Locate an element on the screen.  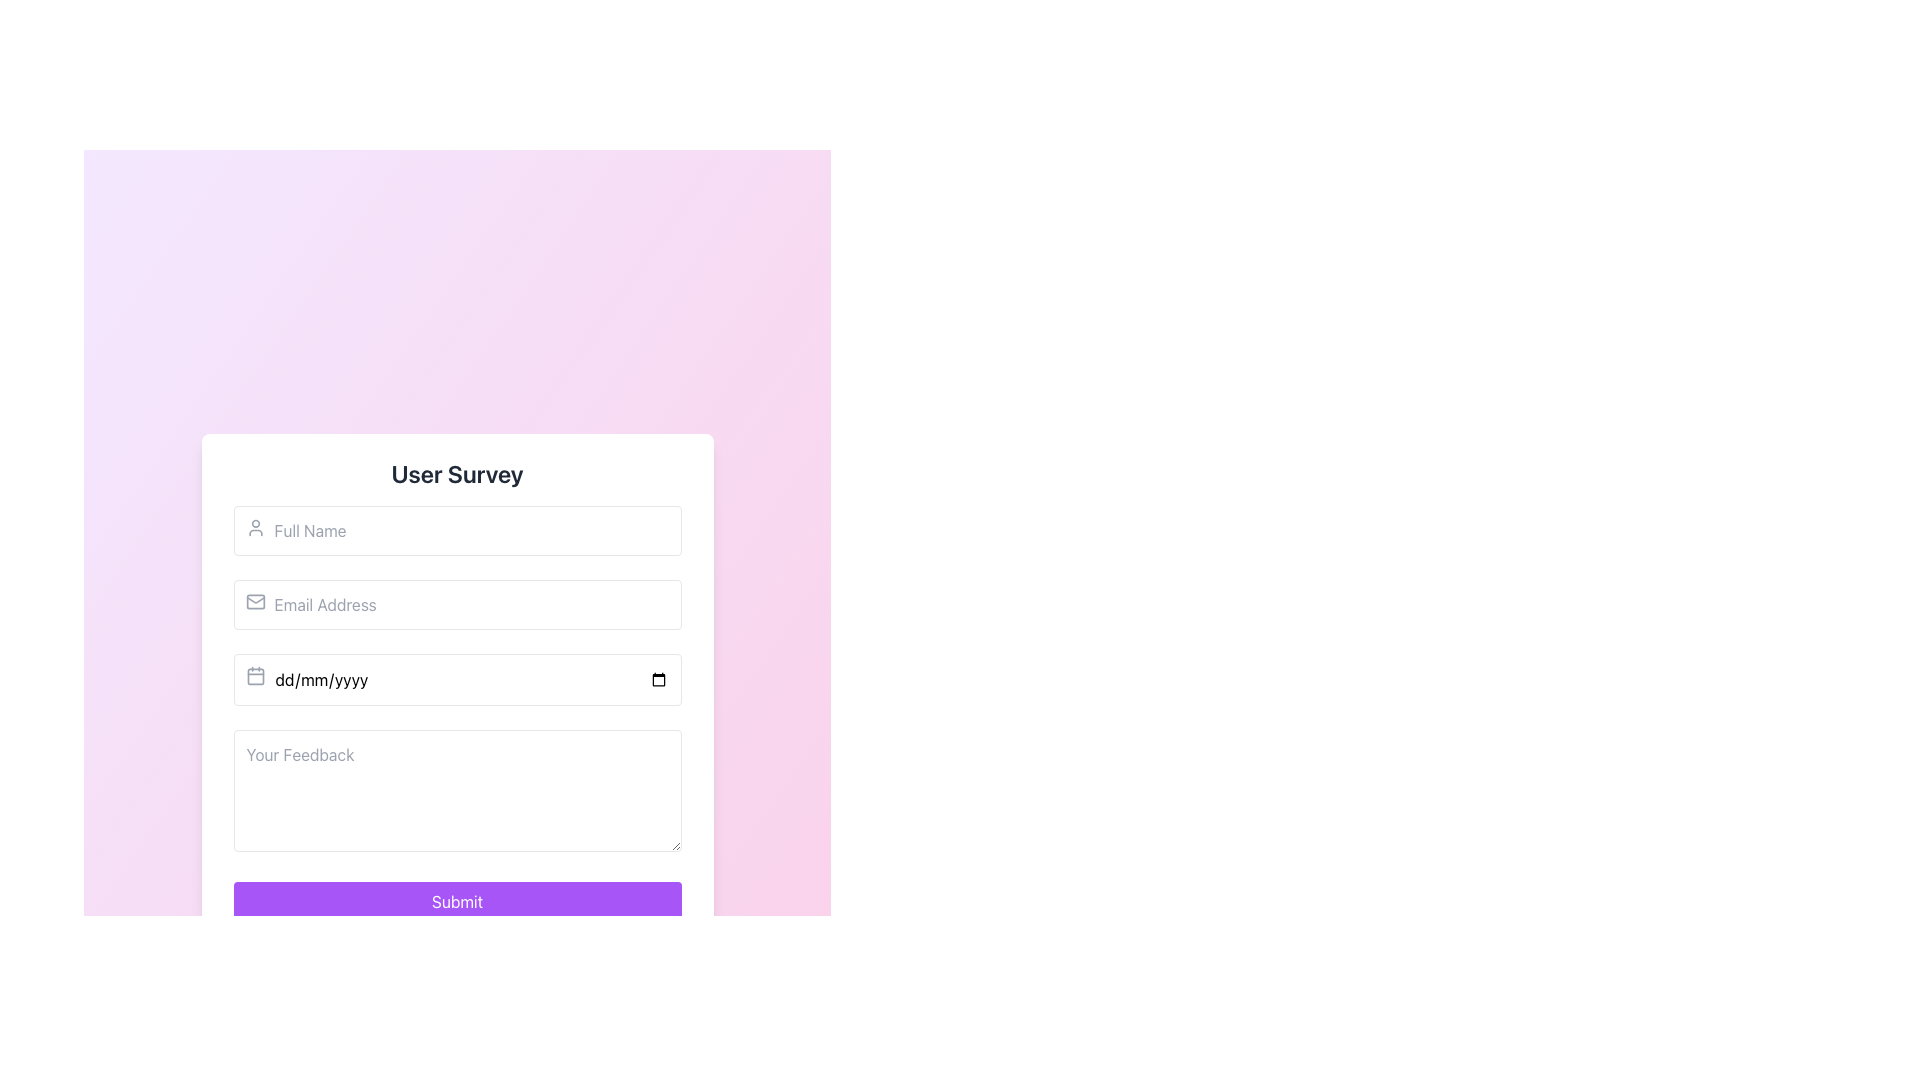
the calendar icon decoration, which is the body of the icon positioned to the left of the date text field displaying 'dd/mm/yyyy' is located at coordinates (254, 675).